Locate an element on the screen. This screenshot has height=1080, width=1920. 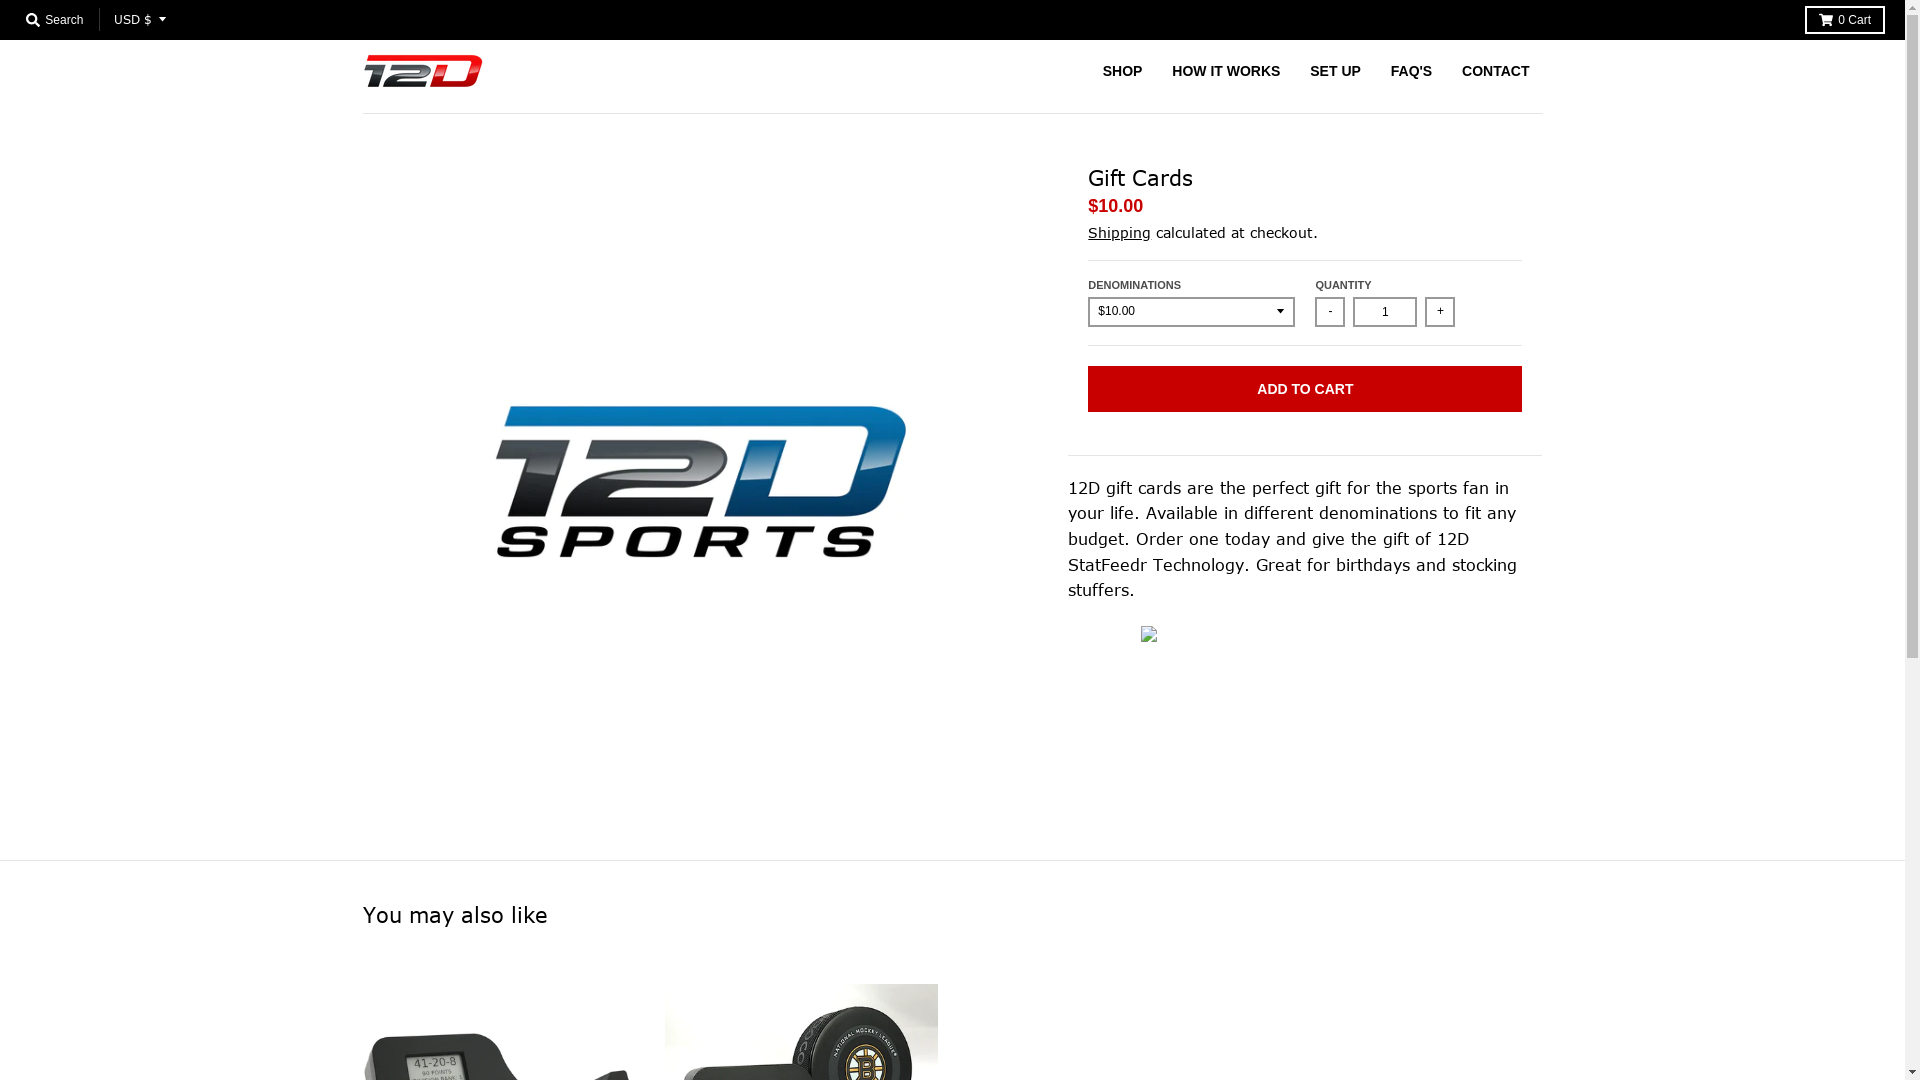
'HOW IT WORKS' is located at coordinates (1224, 69).